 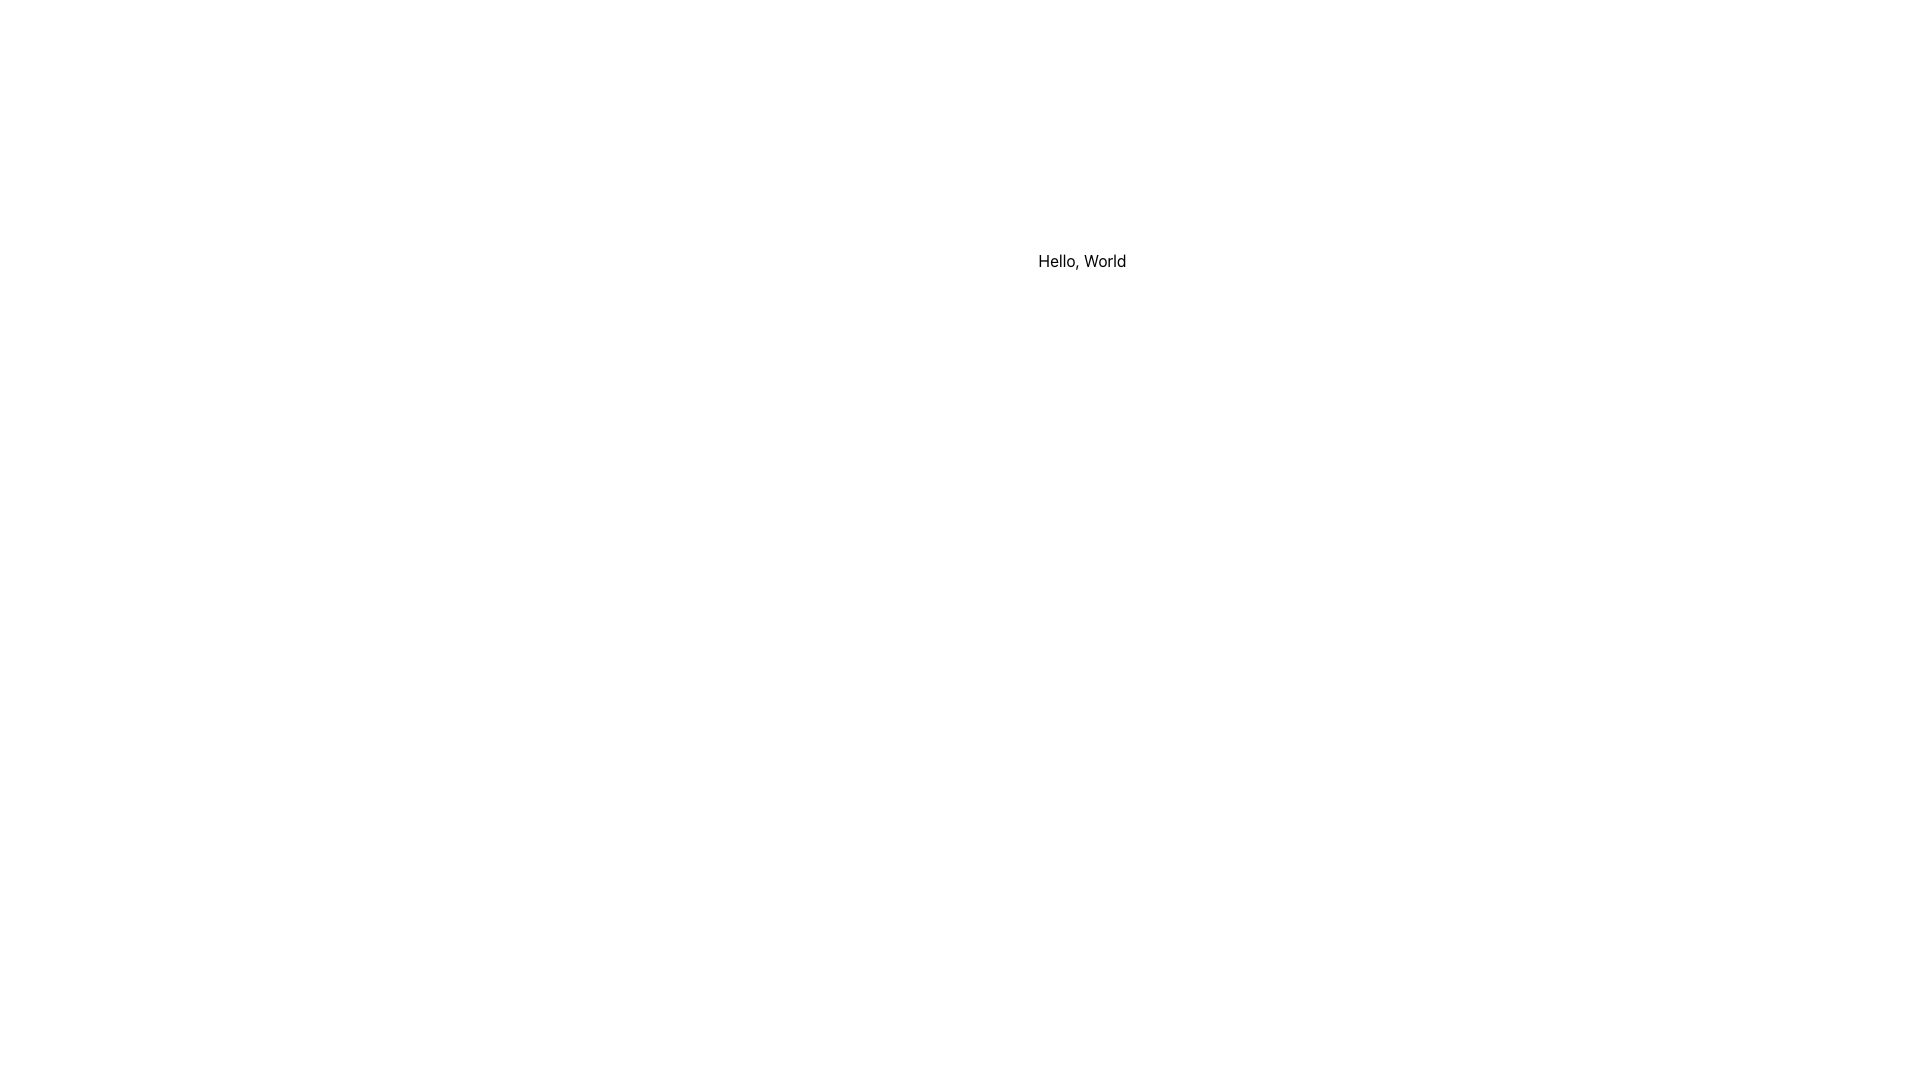 What do you see at coordinates (1081, 260) in the screenshot?
I see `the static text label that greets the user` at bounding box center [1081, 260].